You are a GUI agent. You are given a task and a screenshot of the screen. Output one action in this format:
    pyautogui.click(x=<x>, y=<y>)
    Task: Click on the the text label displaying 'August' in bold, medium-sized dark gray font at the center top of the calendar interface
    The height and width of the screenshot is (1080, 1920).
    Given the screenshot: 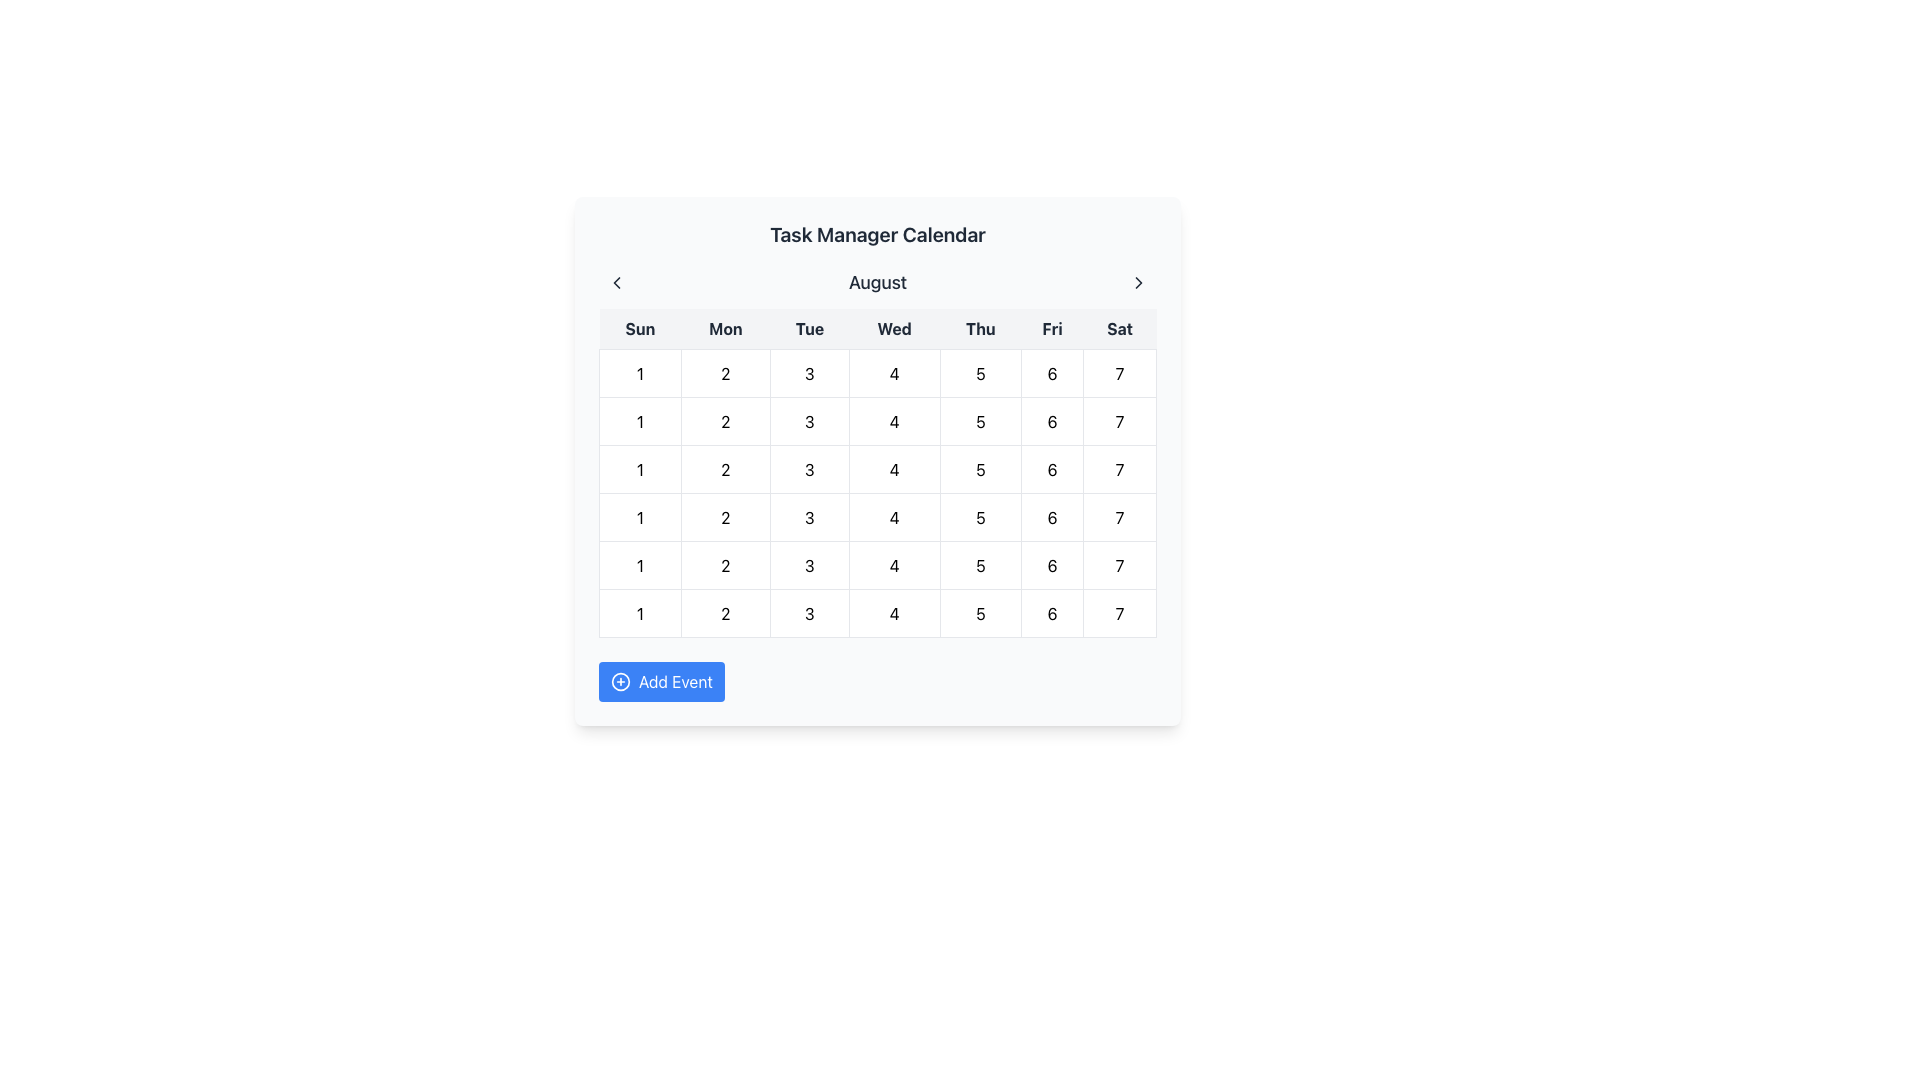 What is the action you would take?
    pyautogui.click(x=878, y=282)
    